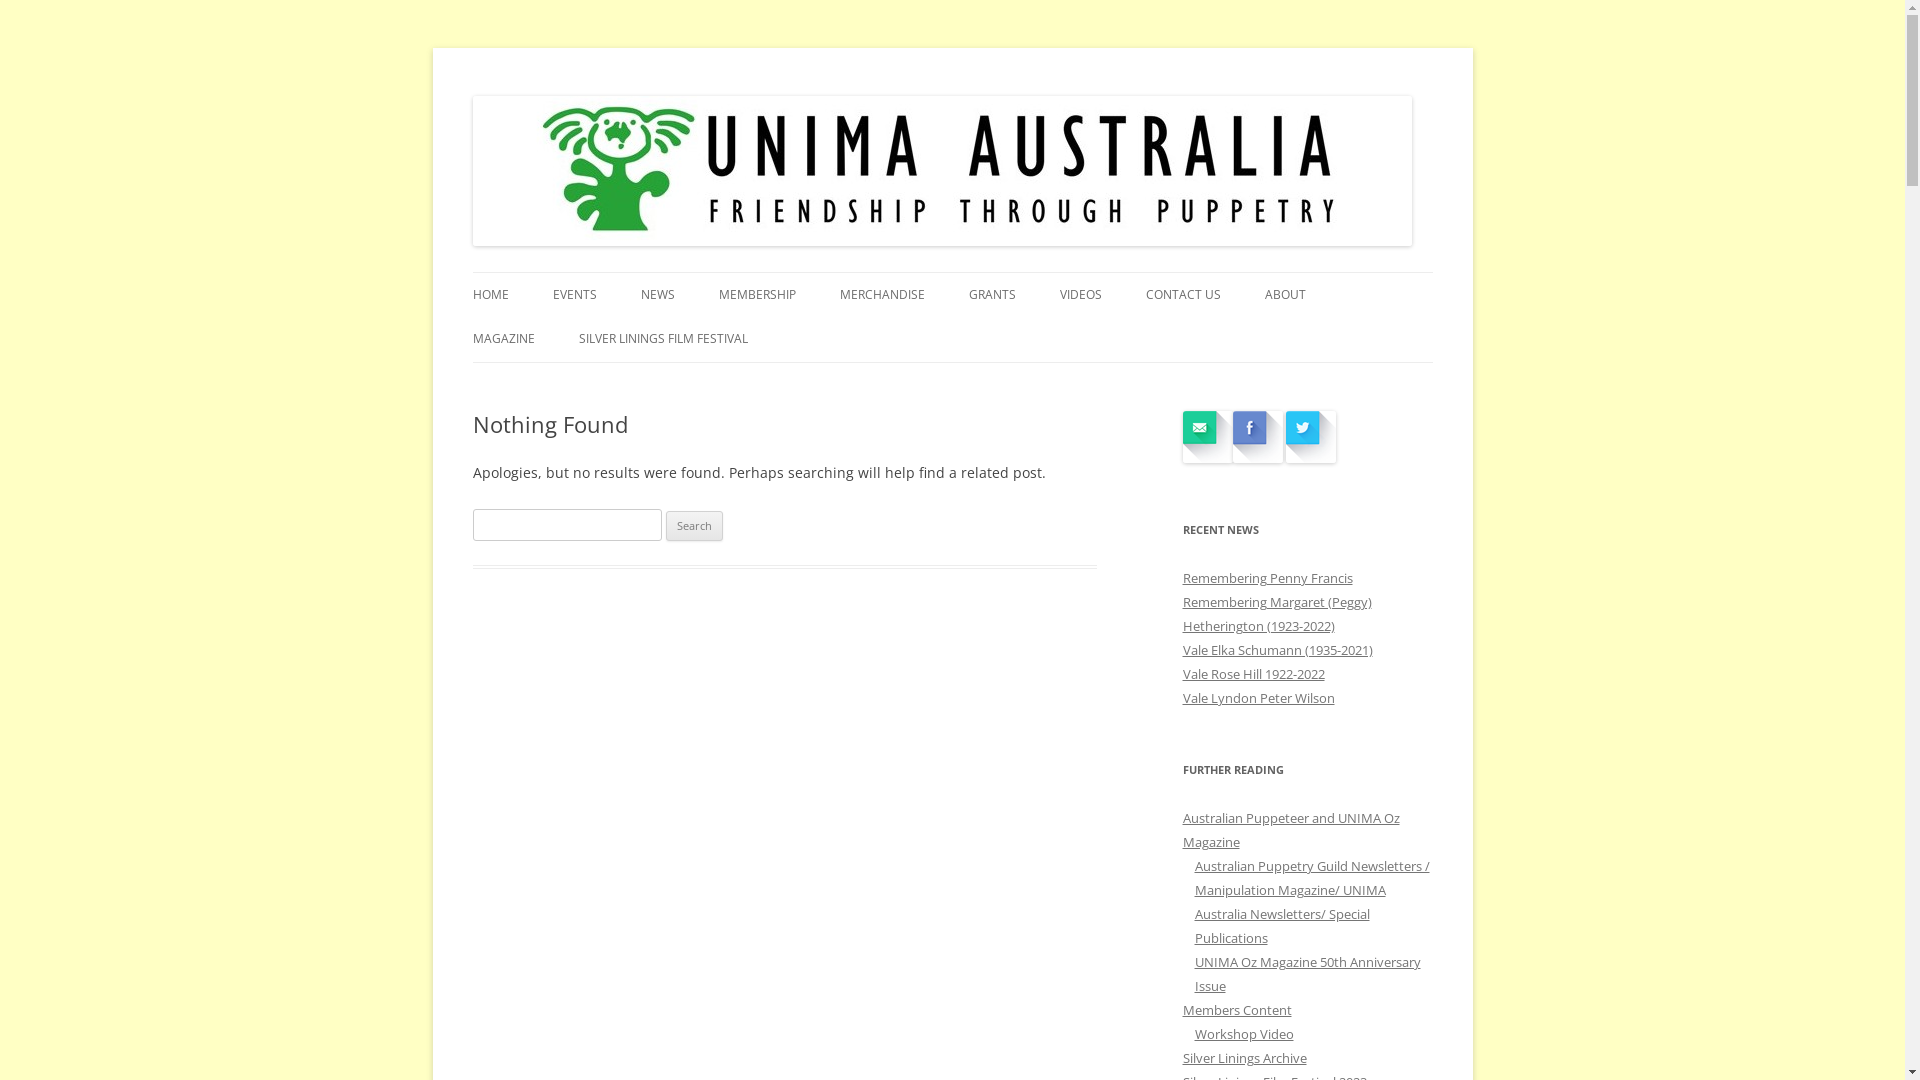  I want to click on 'Remembering Penny Francis', so click(1266, 578).